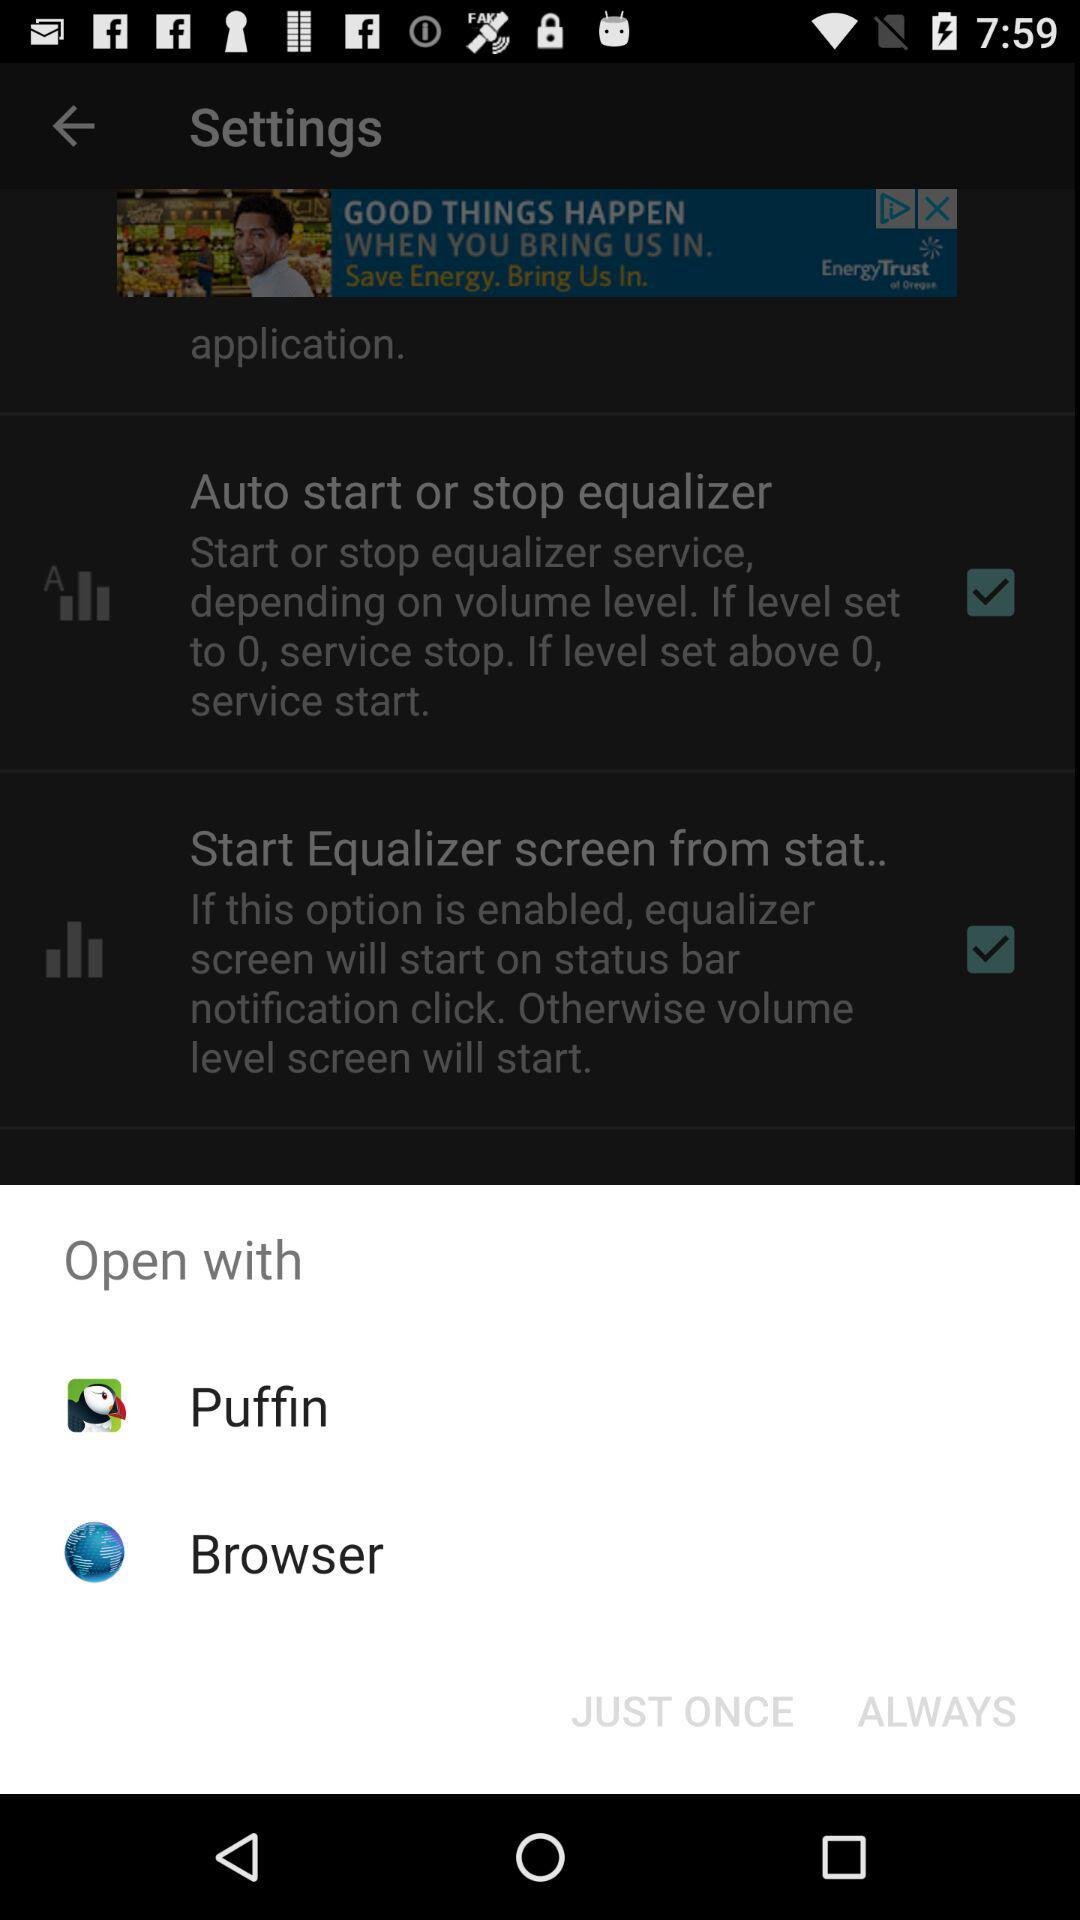  What do you see at coordinates (286, 1551) in the screenshot?
I see `the app below puffin icon` at bounding box center [286, 1551].